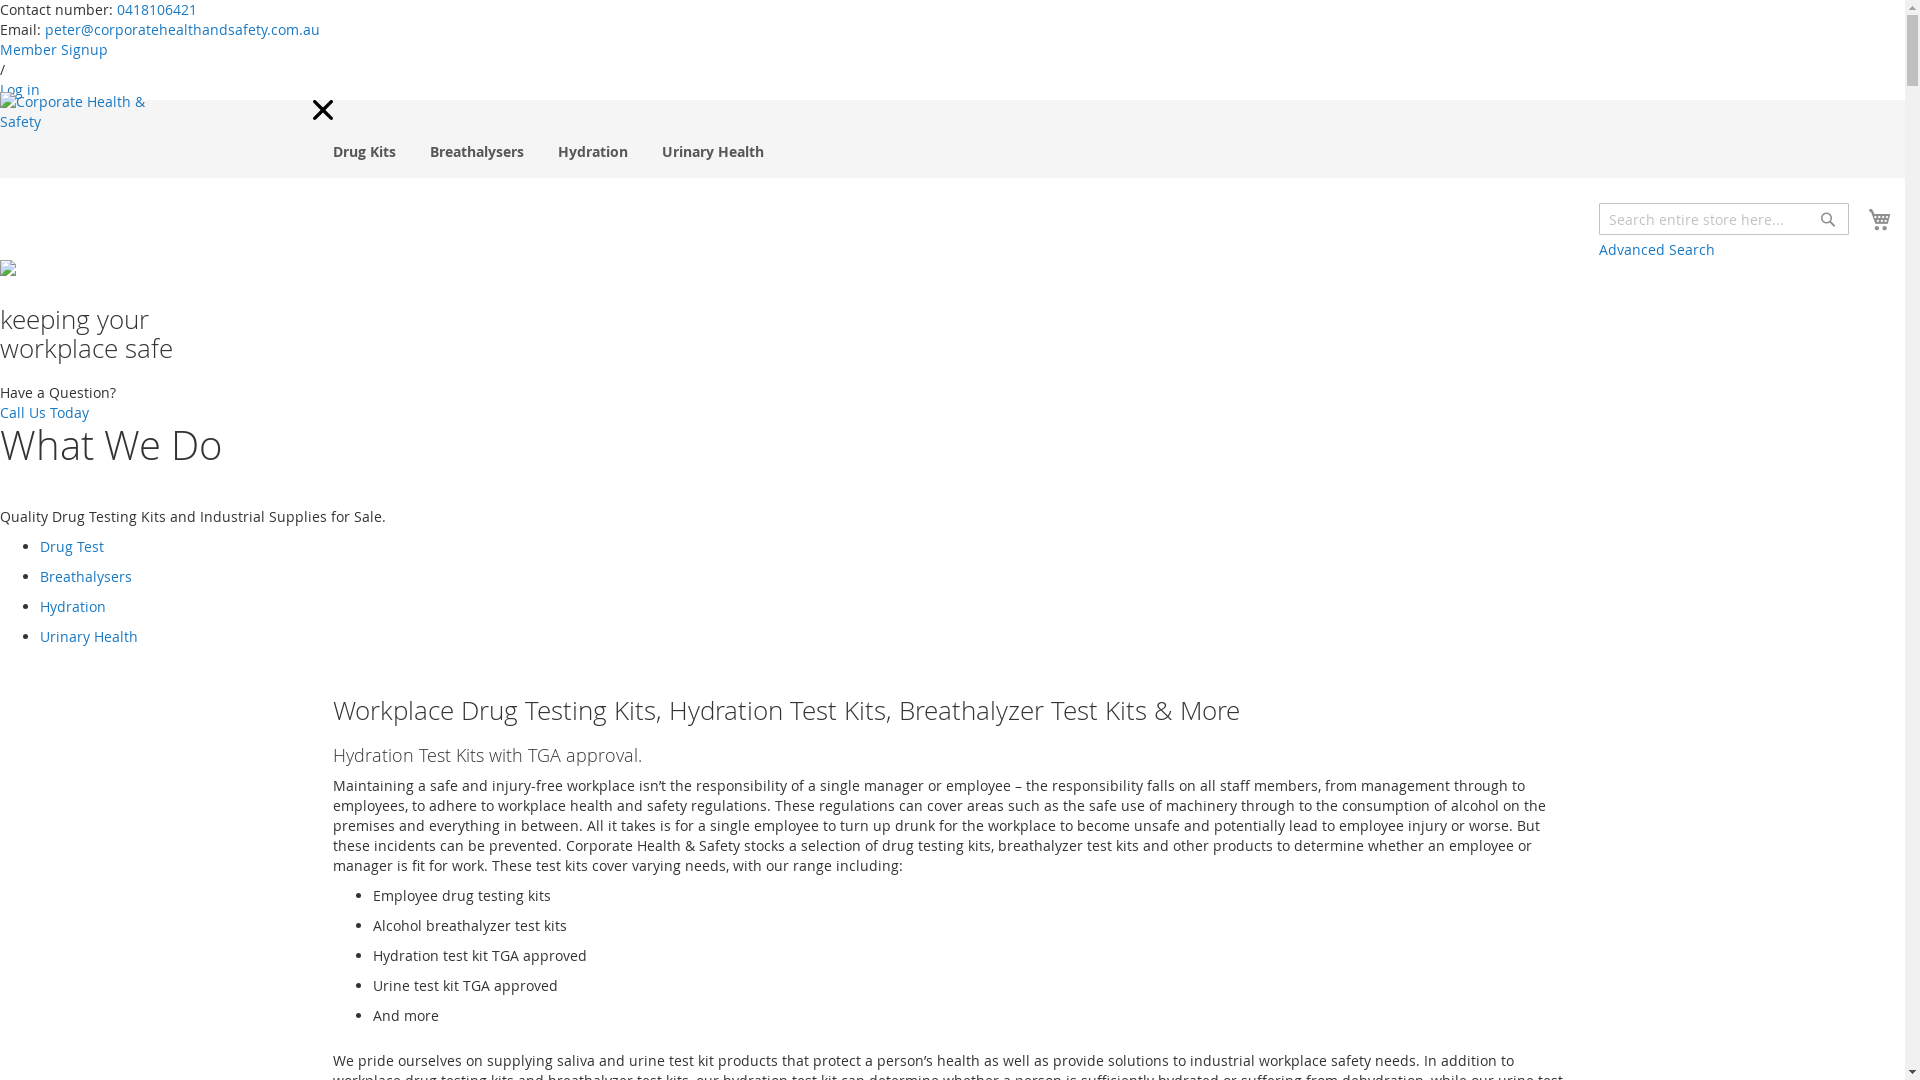  Describe the element at coordinates (1597, 248) in the screenshot. I see `'Advanced Search'` at that location.